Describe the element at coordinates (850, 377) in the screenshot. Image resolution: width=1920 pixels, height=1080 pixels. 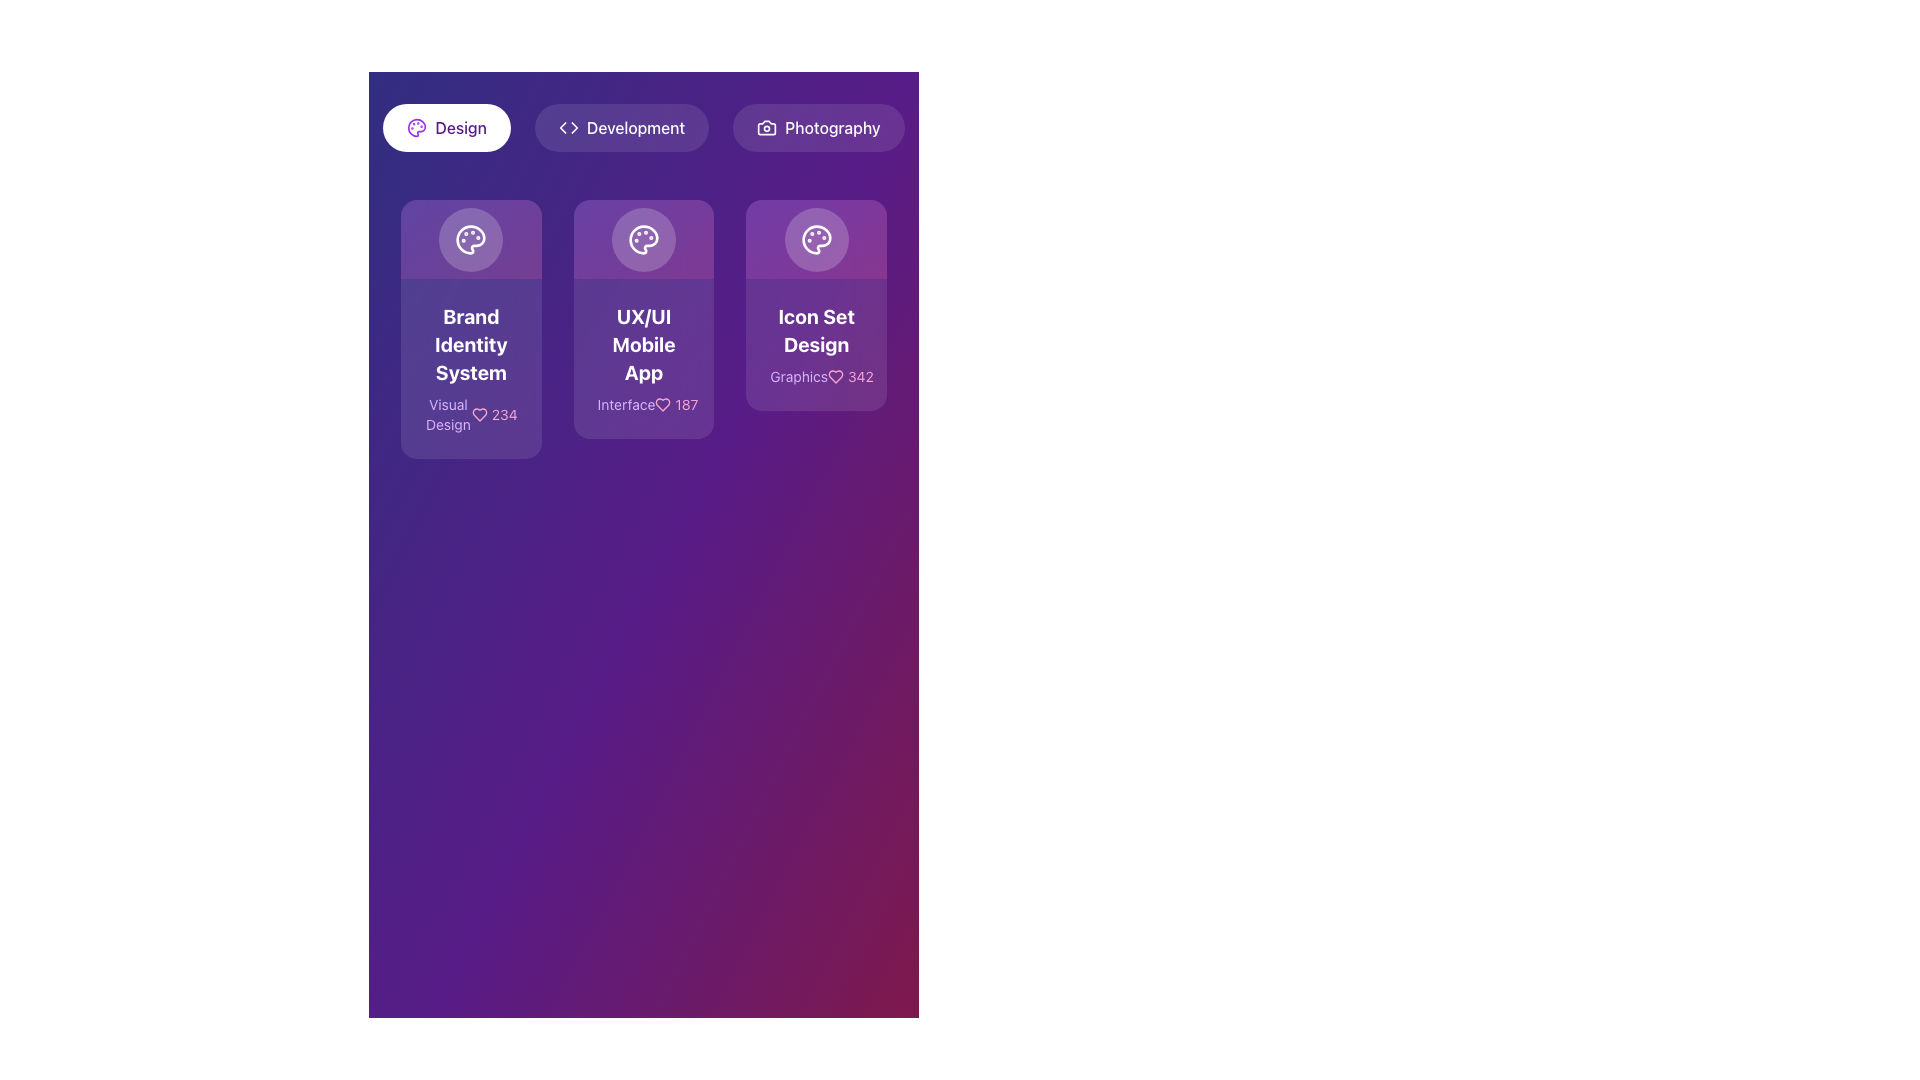
I see `the Static Label with Icon displaying the numeral '342' in pink color, located at the bottom-right of the 'Icon Set Design' card` at that location.